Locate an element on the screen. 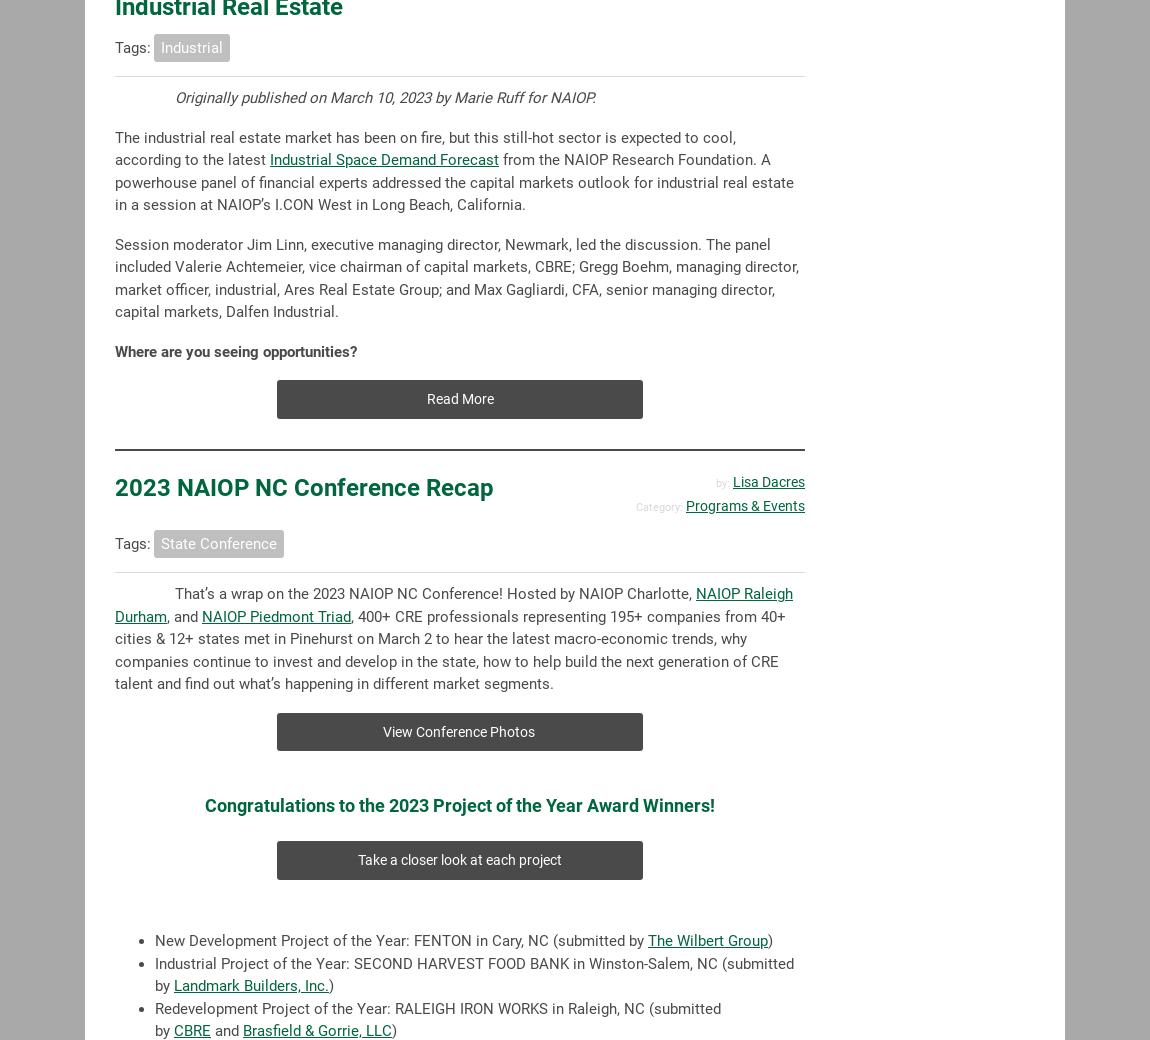  ', 400+ CRE professionals representing 195+ companies from 40+ cities & 12+ states met in Pinehurst on March 2 to hear the latest macro-economic trends, why companies continue to invest and develop in the state, how to help build the next generation of CRE talent and find out what’s happening in different market segments.' is located at coordinates (450, 649).